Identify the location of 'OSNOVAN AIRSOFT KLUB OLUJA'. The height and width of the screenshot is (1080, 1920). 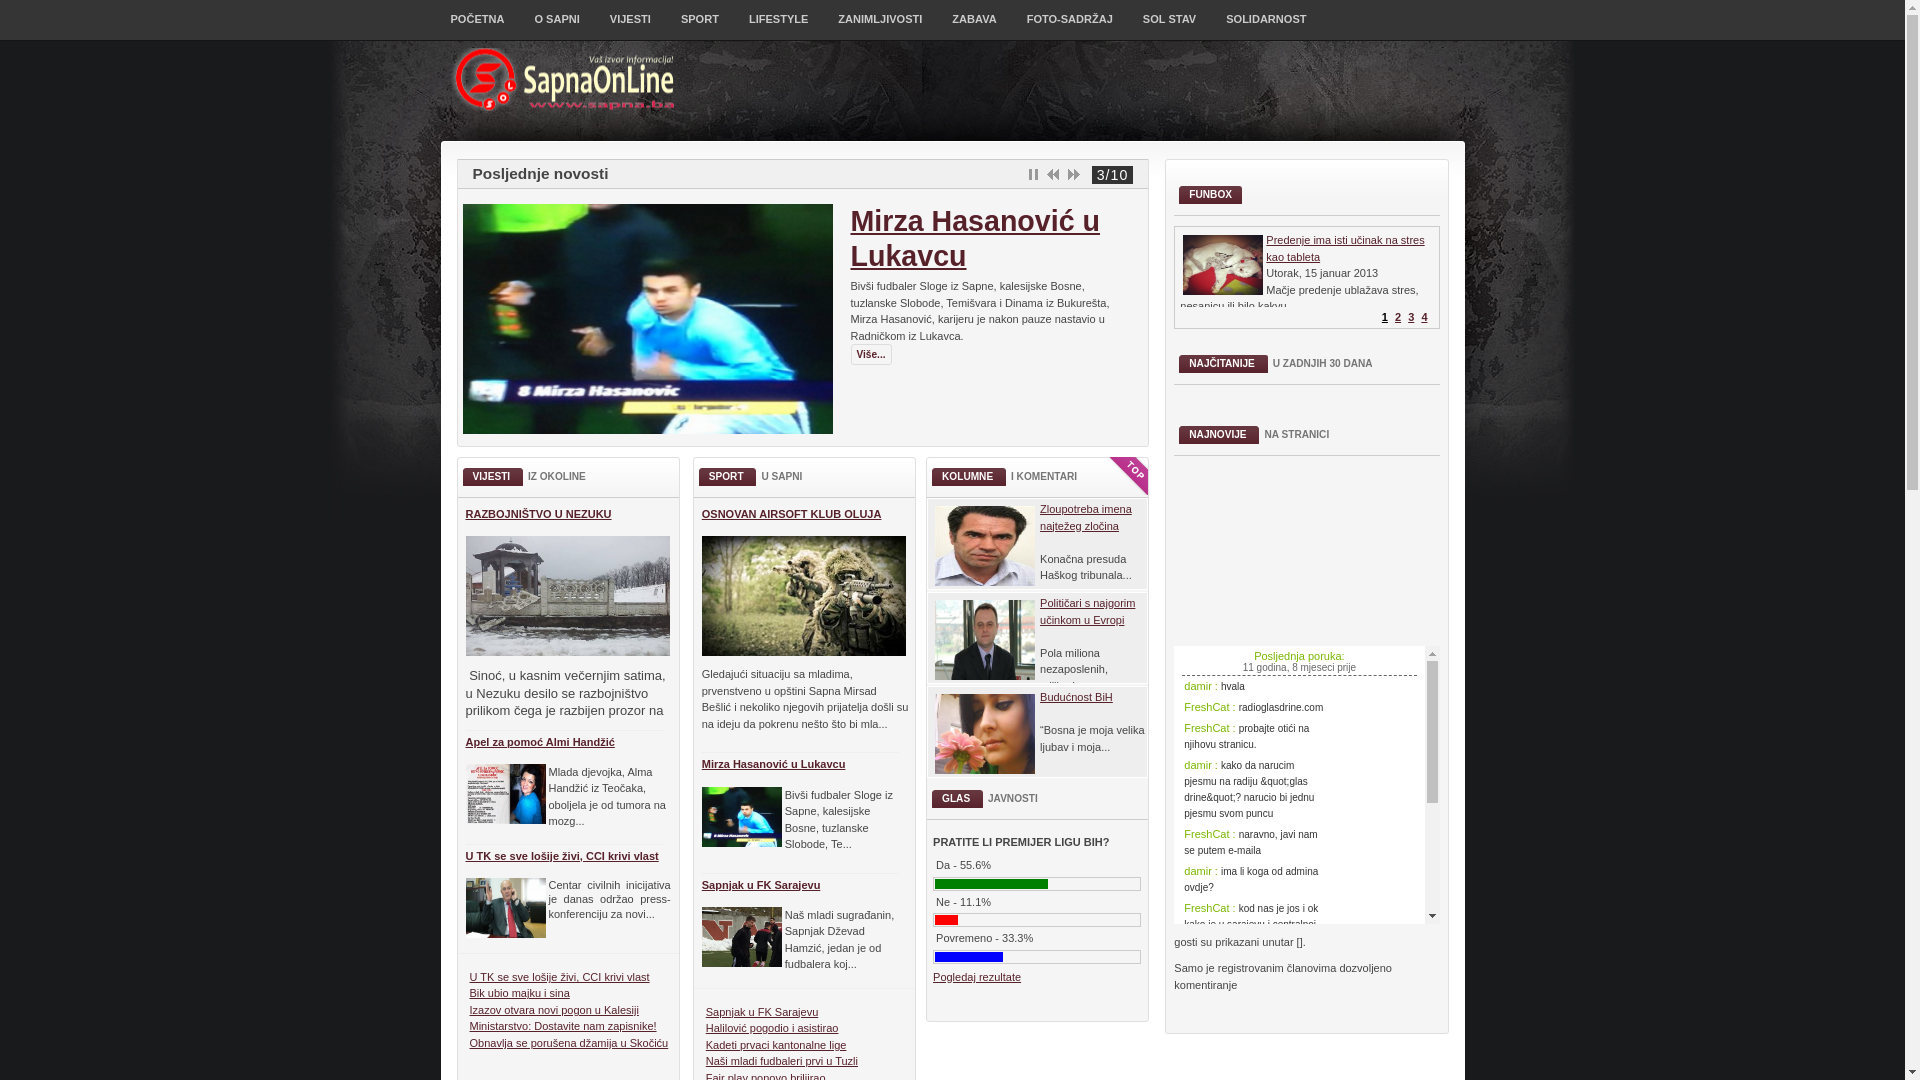
(791, 512).